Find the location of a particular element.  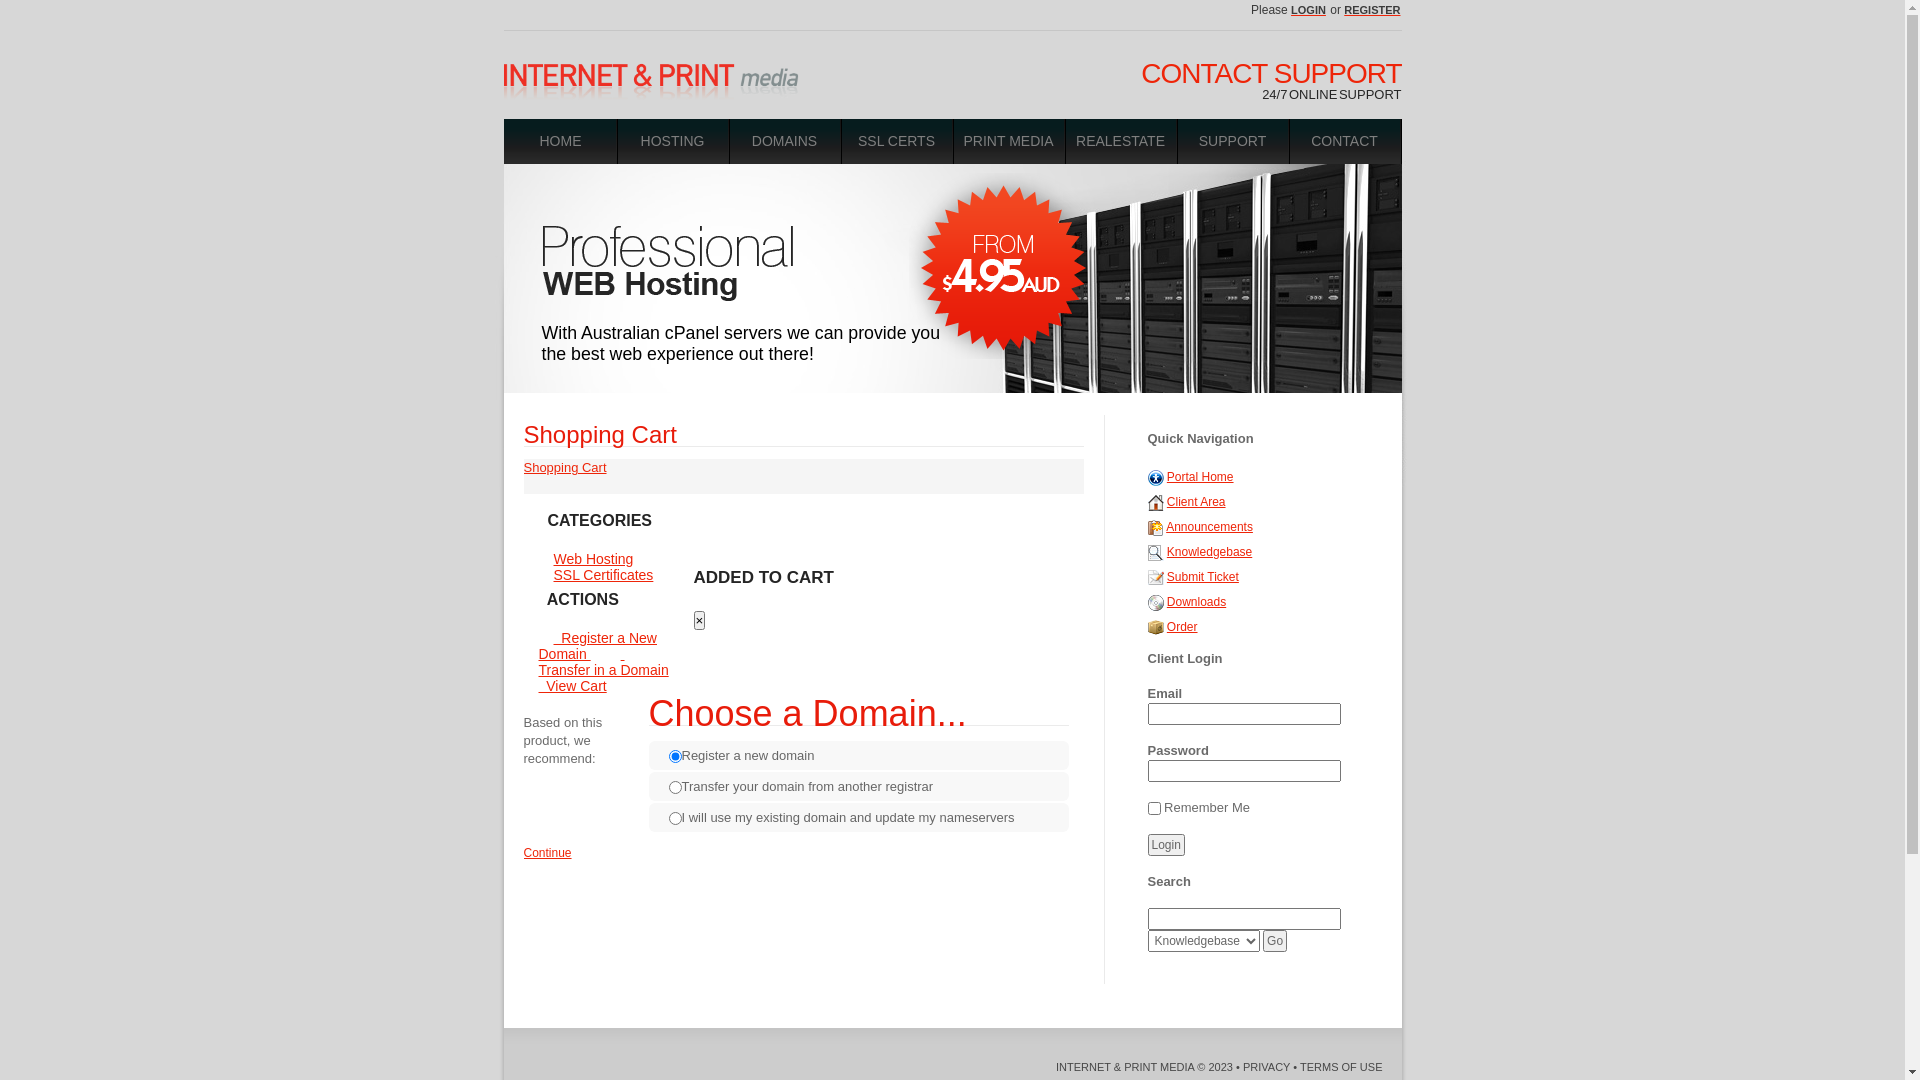

'CONTACT' is located at coordinates (1344, 140).